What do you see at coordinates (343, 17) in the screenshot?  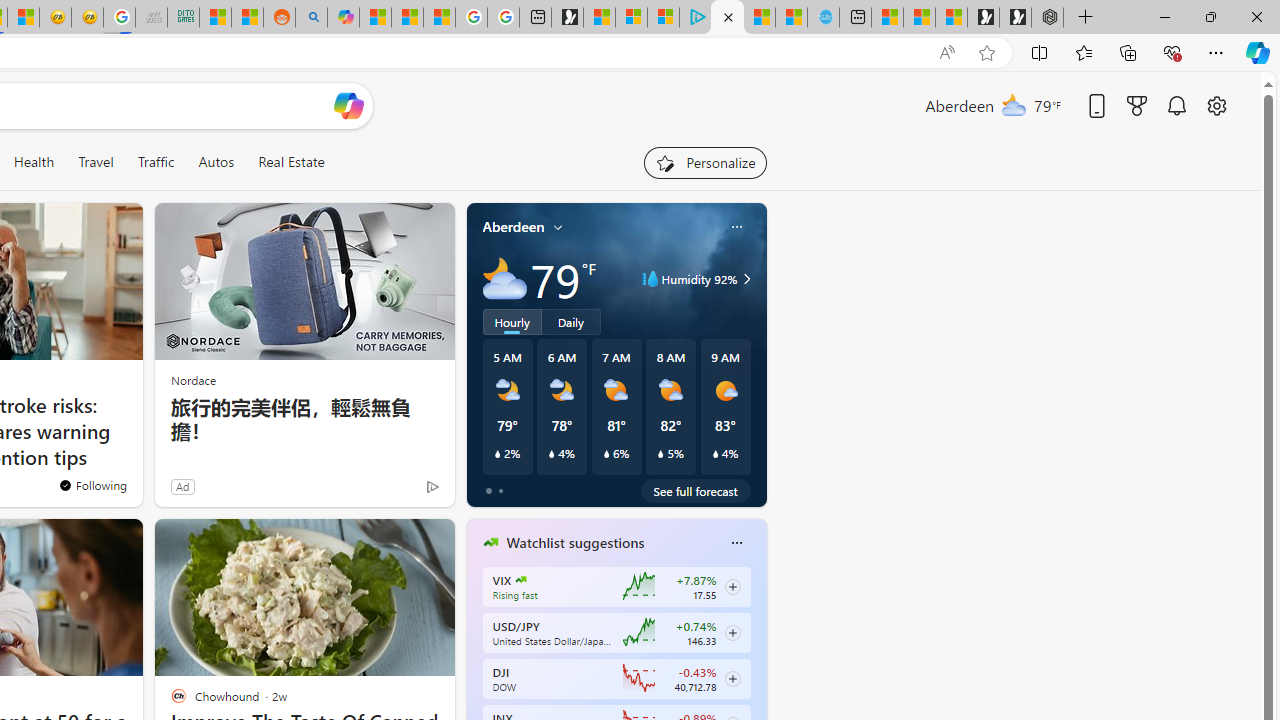 I see `'Microsoft Copilot in Bing'` at bounding box center [343, 17].